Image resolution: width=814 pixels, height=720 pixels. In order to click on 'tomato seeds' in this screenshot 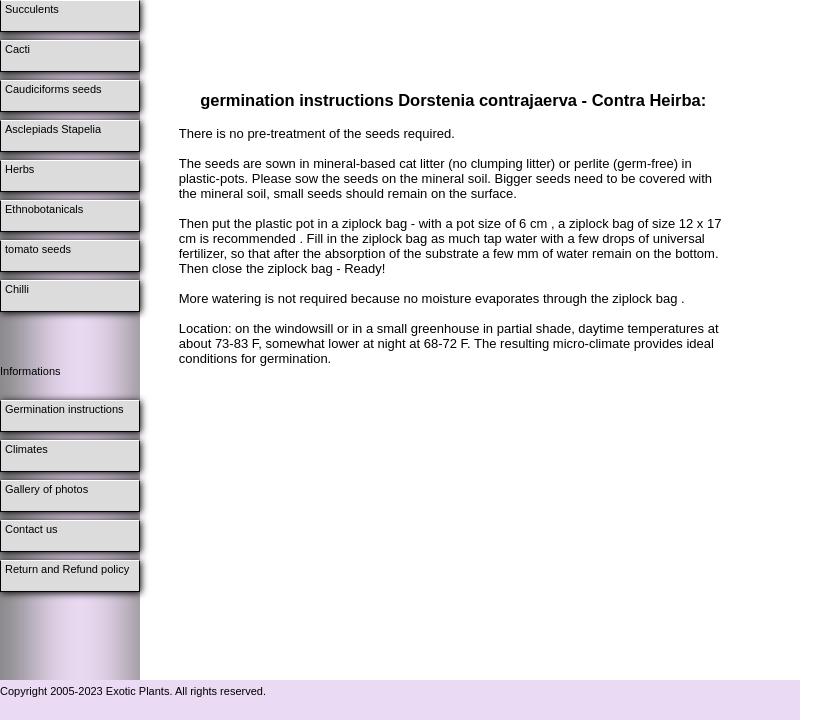, I will do `click(37, 247)`.